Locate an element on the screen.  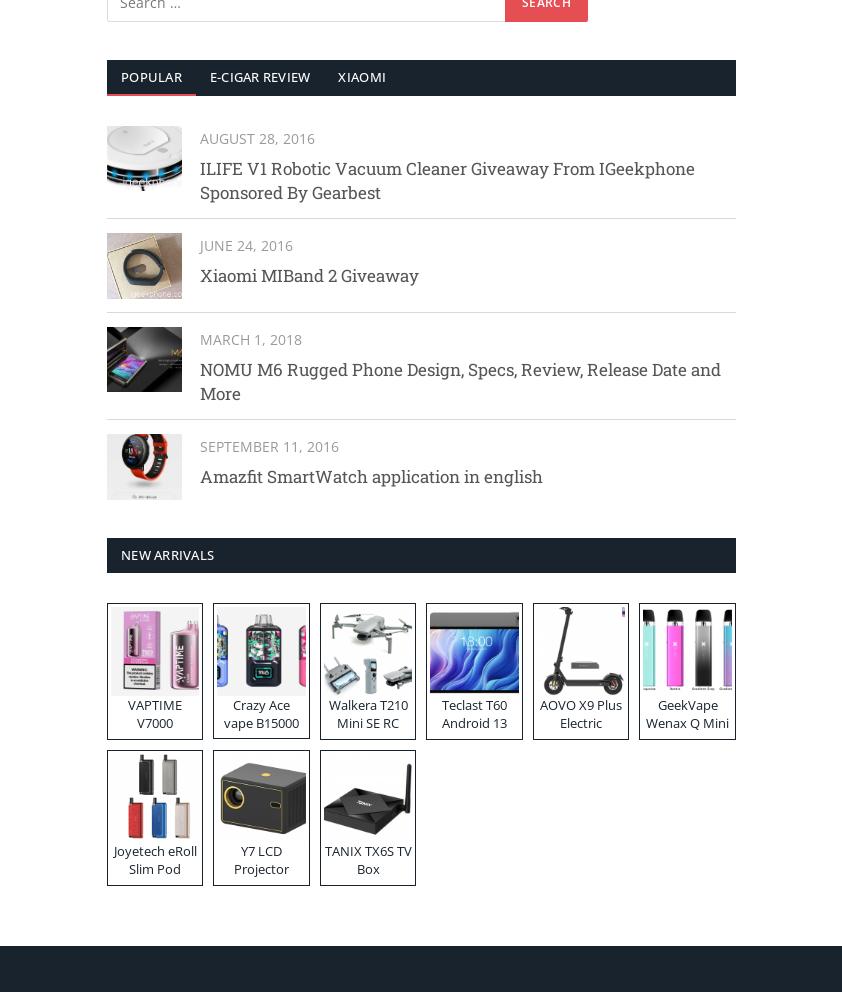
'VAPTIME V7000 Disposable Vape' is located at coordinates (153, 731).